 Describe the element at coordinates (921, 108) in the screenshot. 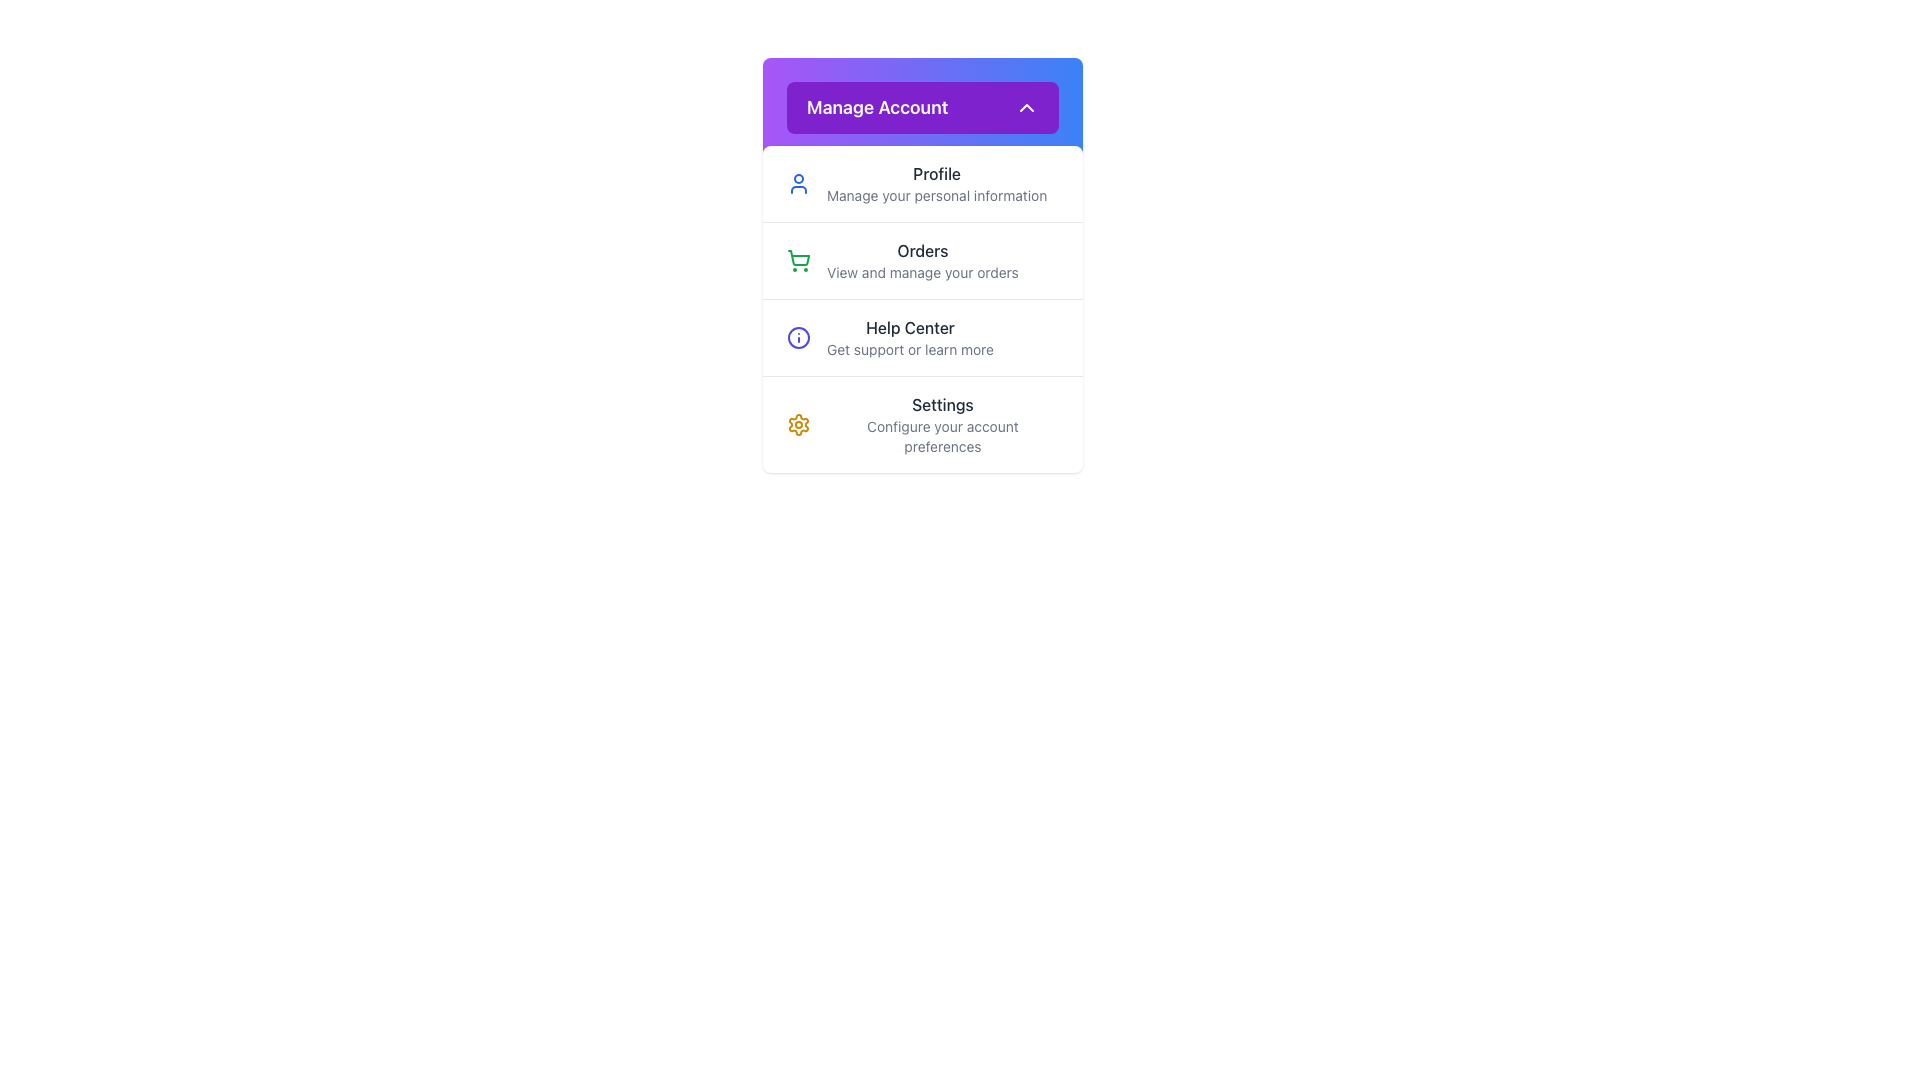

I see `the 'Manage Account' button with a purple and blue gradient` at that location.